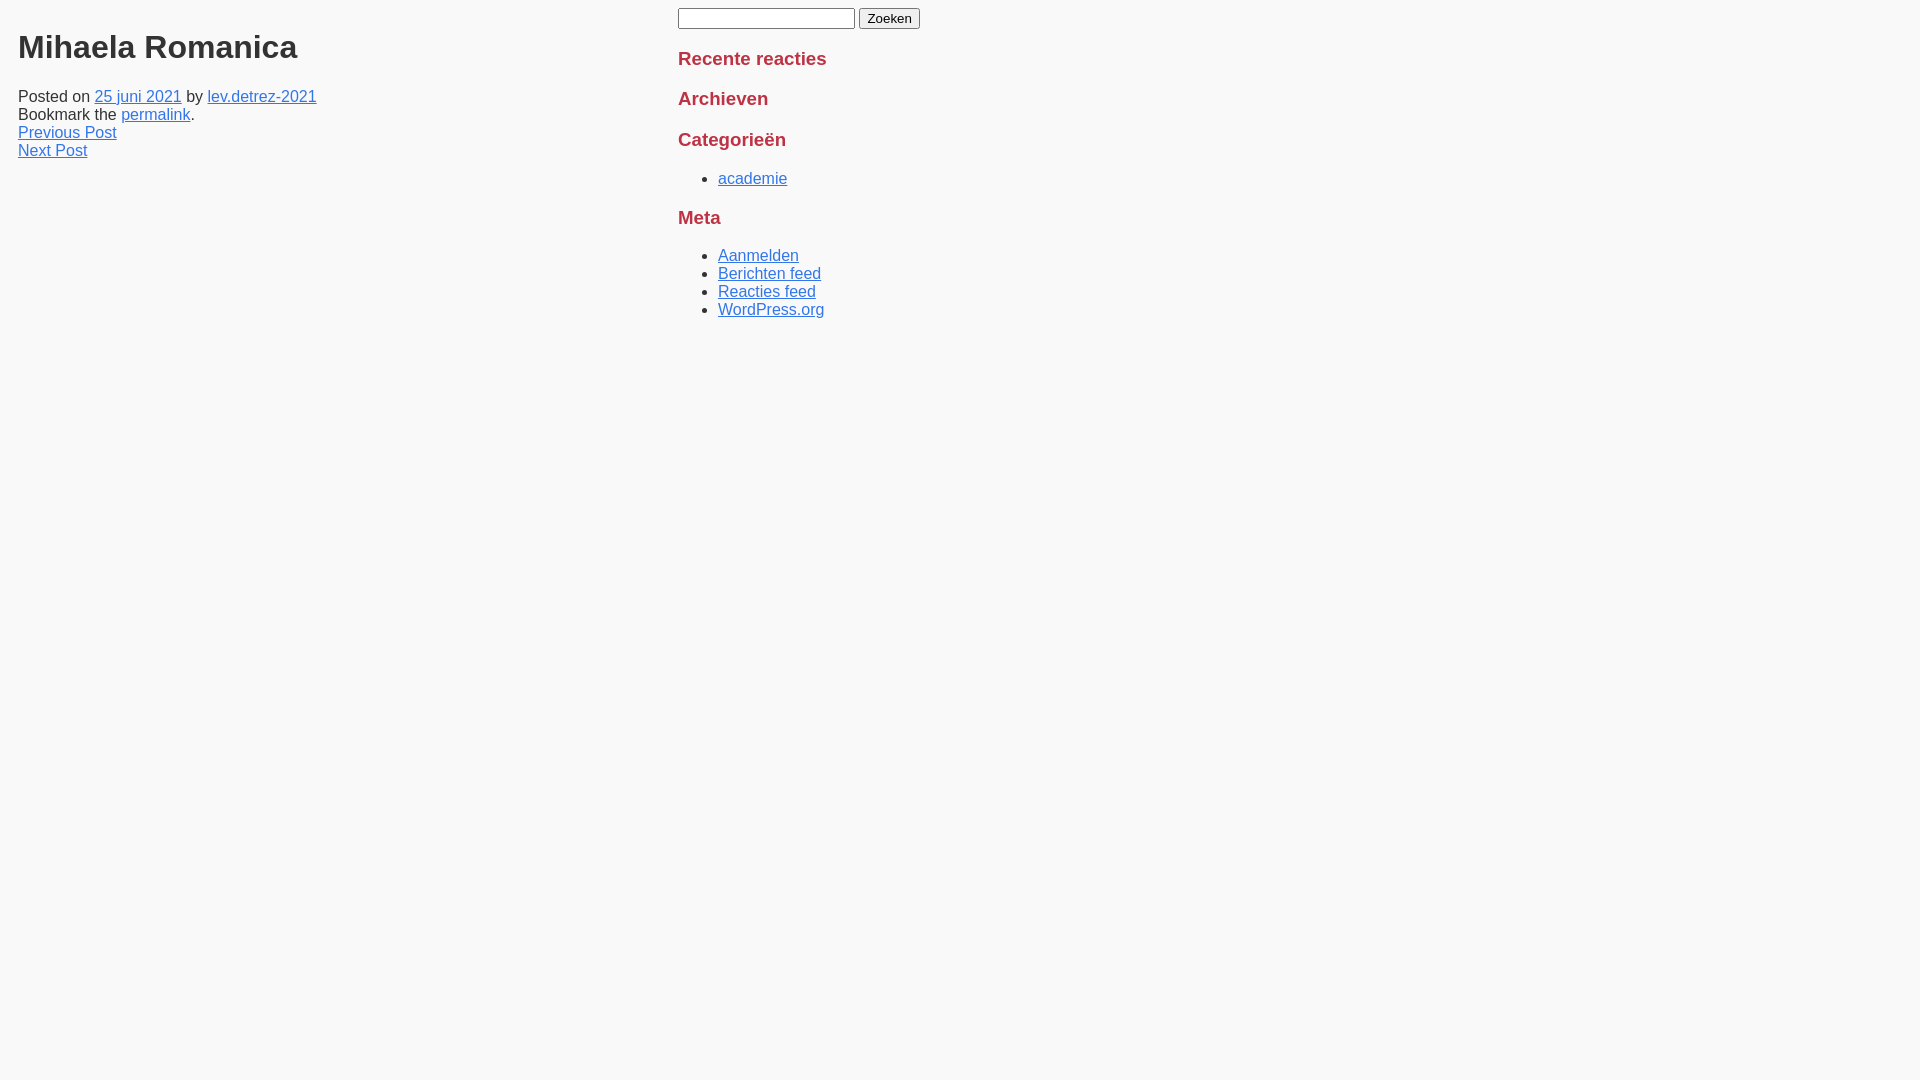 The width and height of the screenshot is (1920, 1080). Describe the element at coordinates (751, 177) in the screenshot. I see `'academie'` at that location.